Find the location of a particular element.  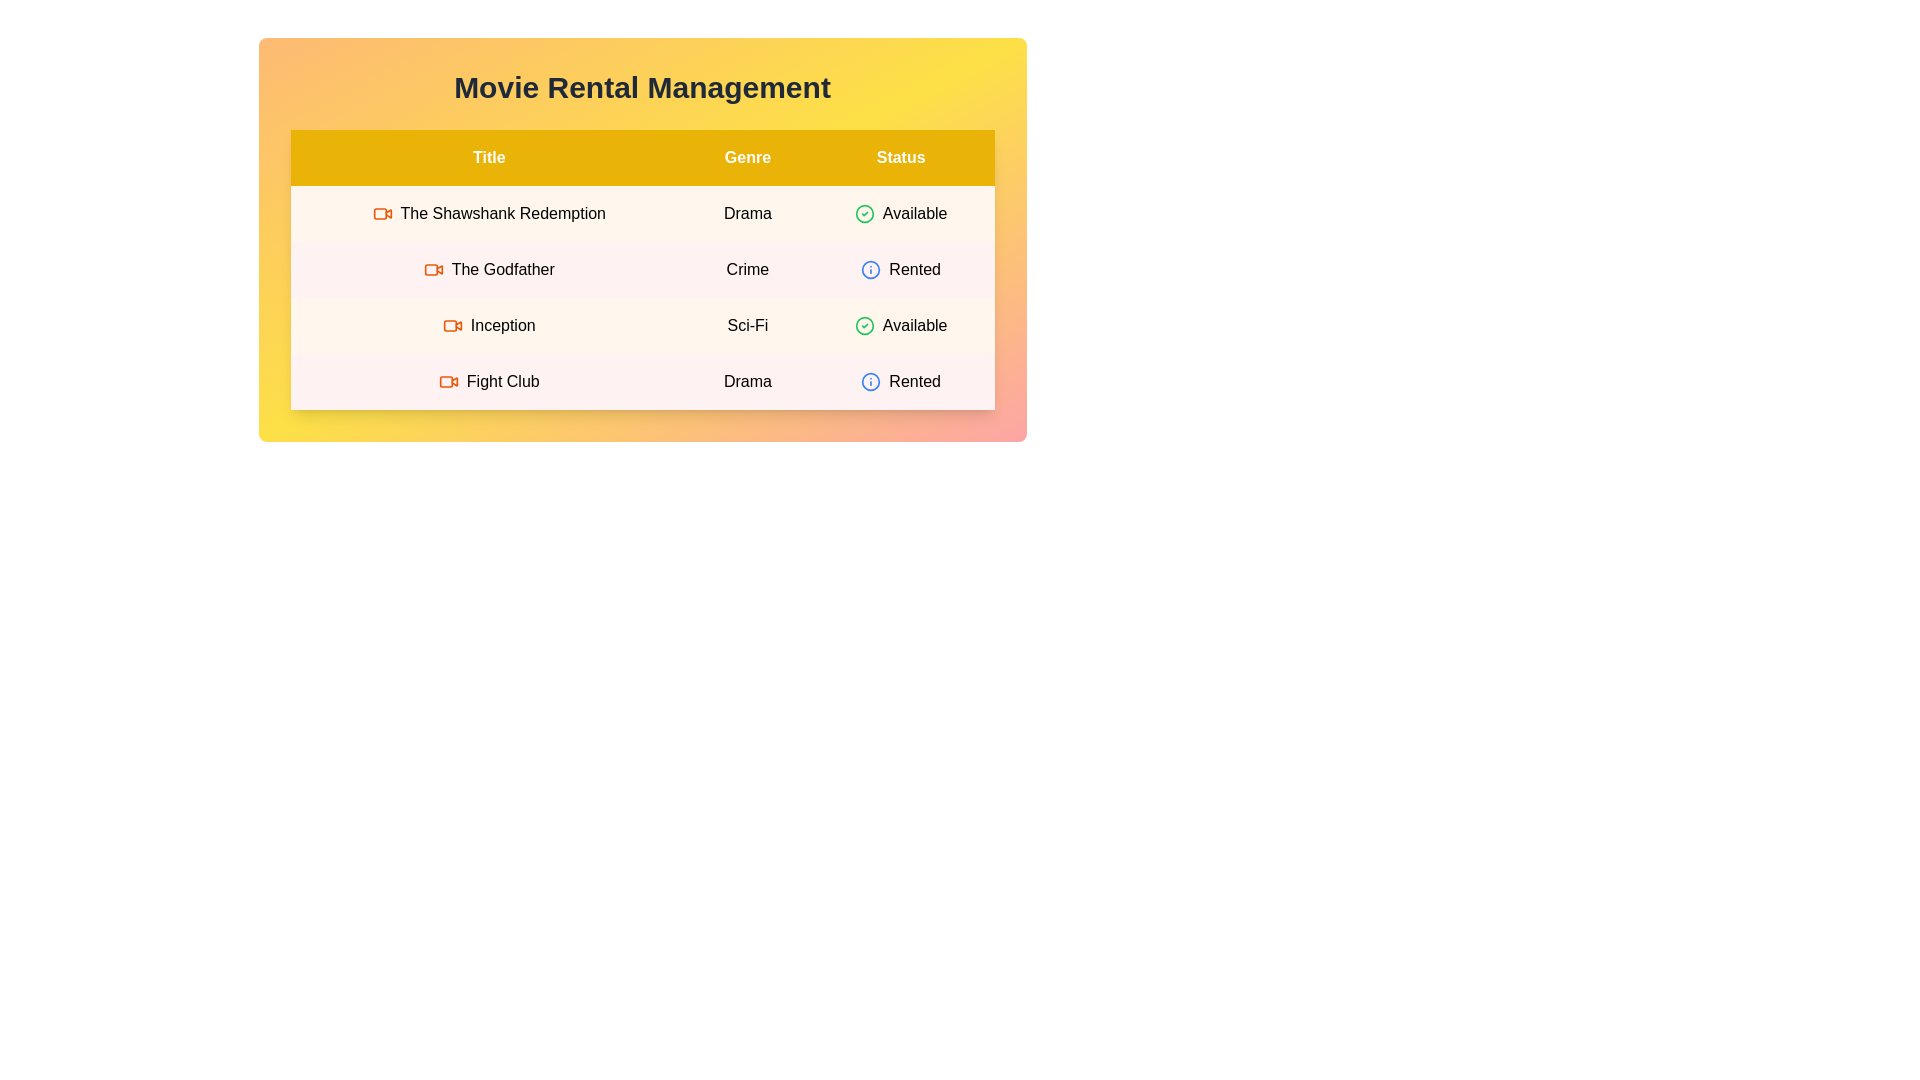

the row corresponding to movie Fight Club is located at coordinates (642, 381).